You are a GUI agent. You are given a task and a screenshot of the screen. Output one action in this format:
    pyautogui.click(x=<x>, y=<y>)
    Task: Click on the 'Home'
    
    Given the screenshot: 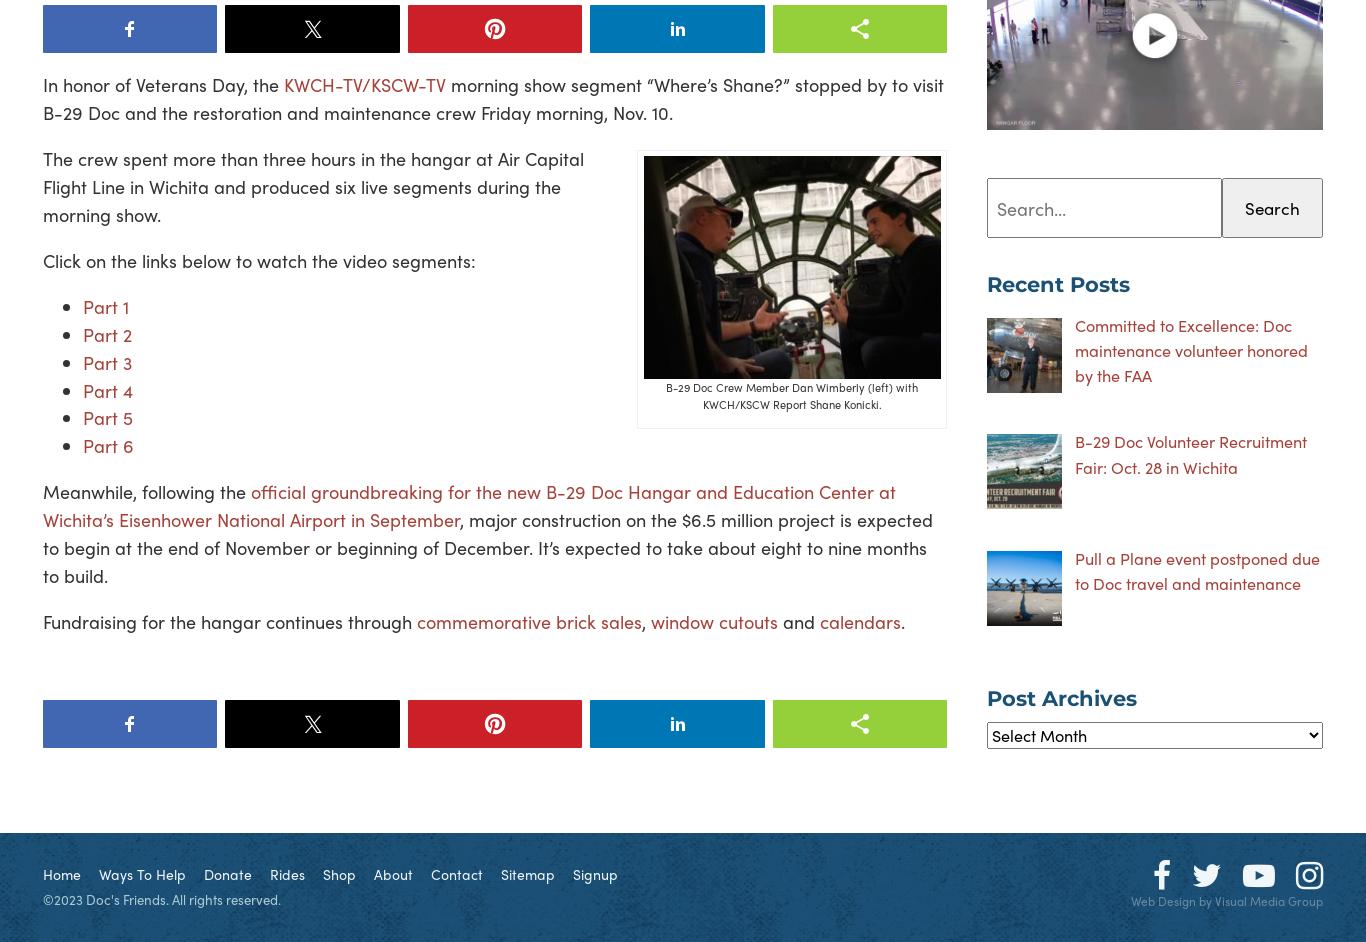 What is the action you would take?
    pyautogui.click(x=62, y=873)
    